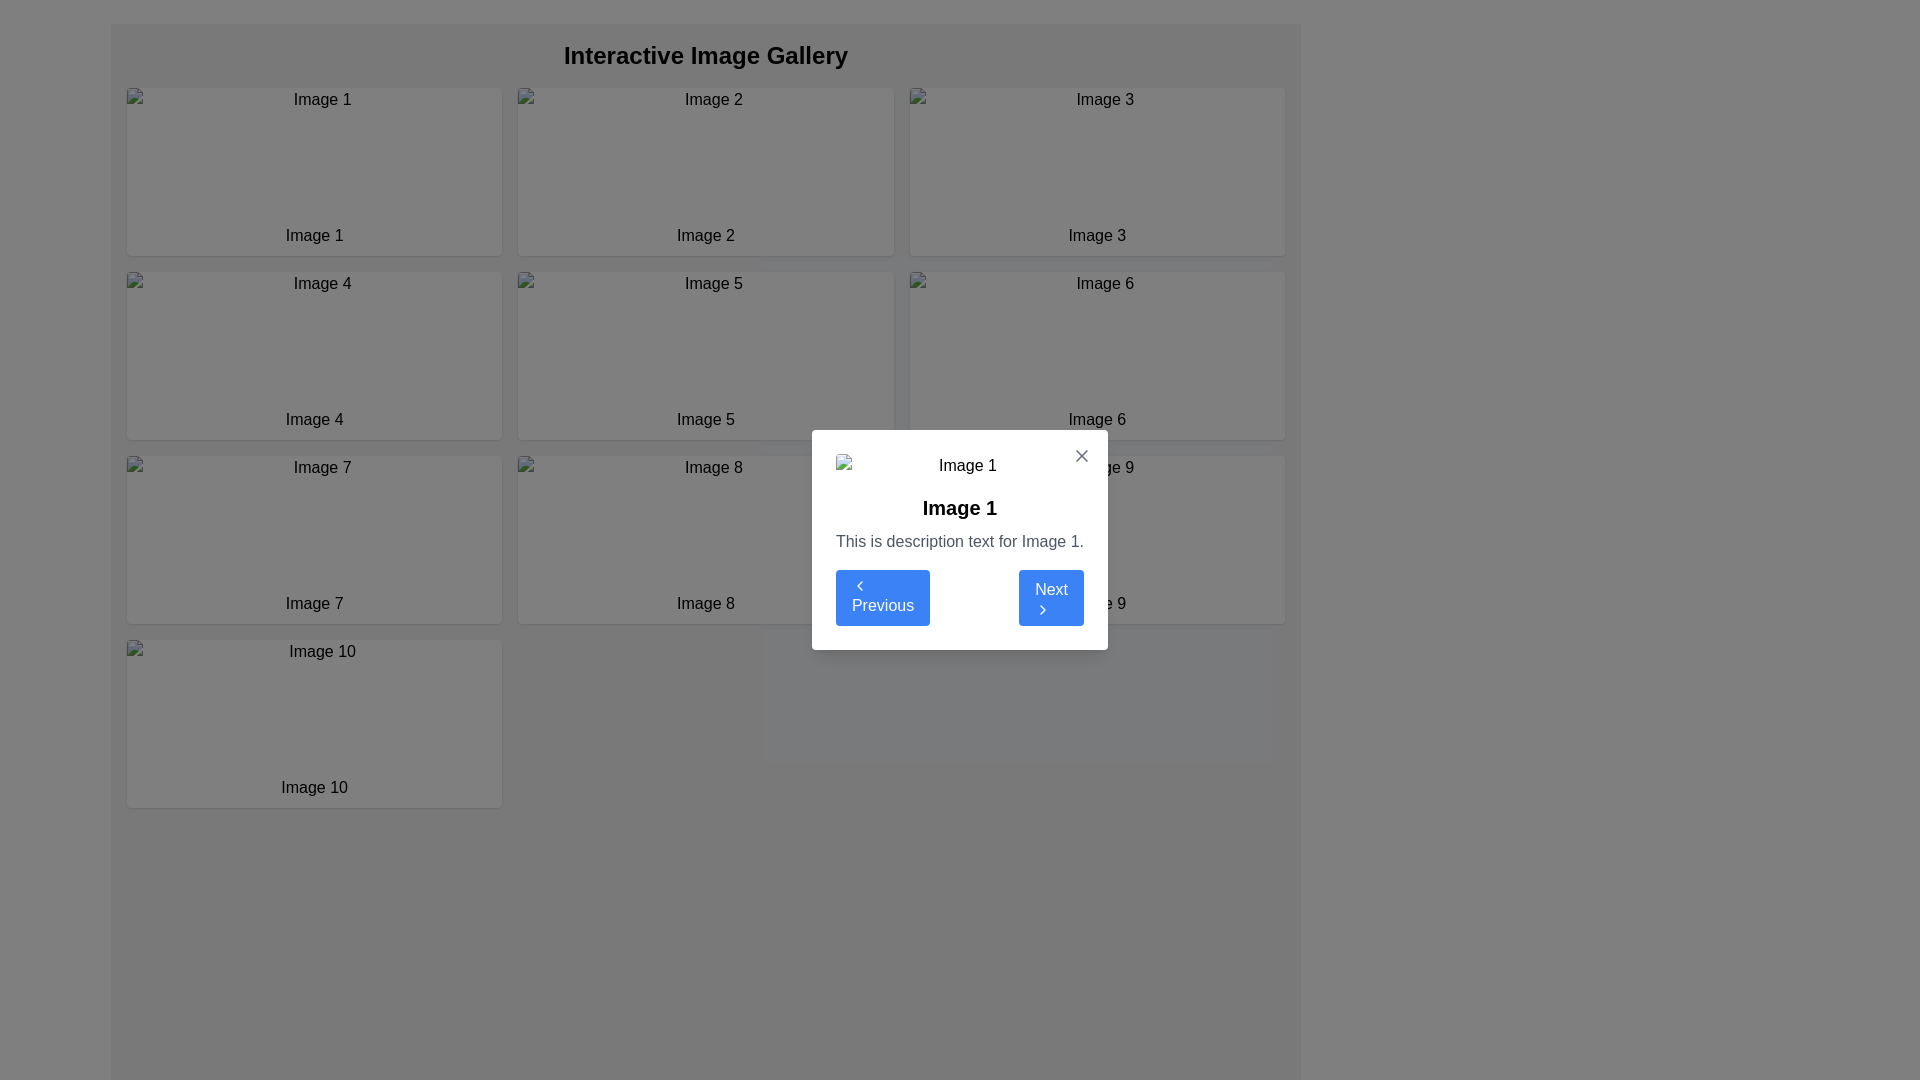  What do you see at coordinates (960, 507) in the screenshot?
I see `the text label displaying 'Image 1', which is styled in bold, black font and positioned centrally within the pop-up interface above the descriptive text section` at bounding box center [960, 507].